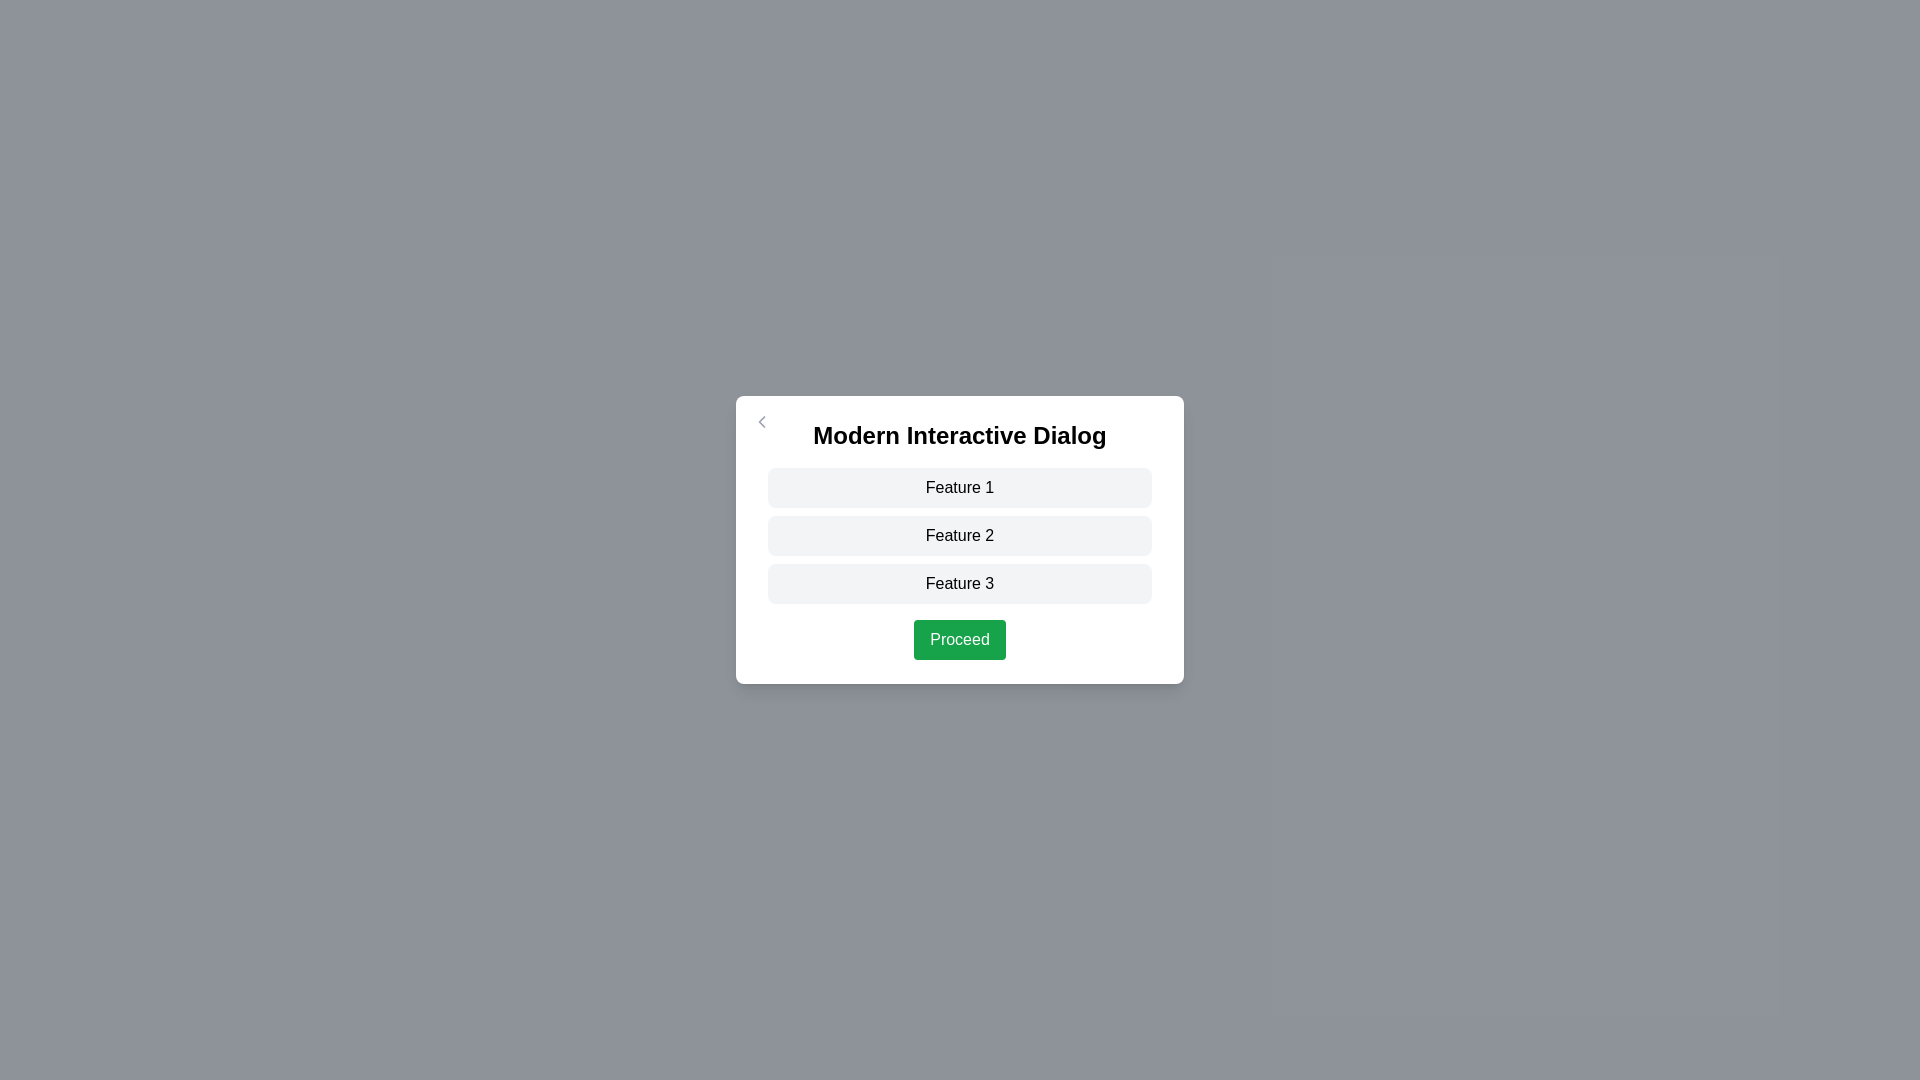  What do you see at coordinates (761, 420) in the screenshot?
I see `the close button to dismiss the dialog` at bounding box center [761, 420].